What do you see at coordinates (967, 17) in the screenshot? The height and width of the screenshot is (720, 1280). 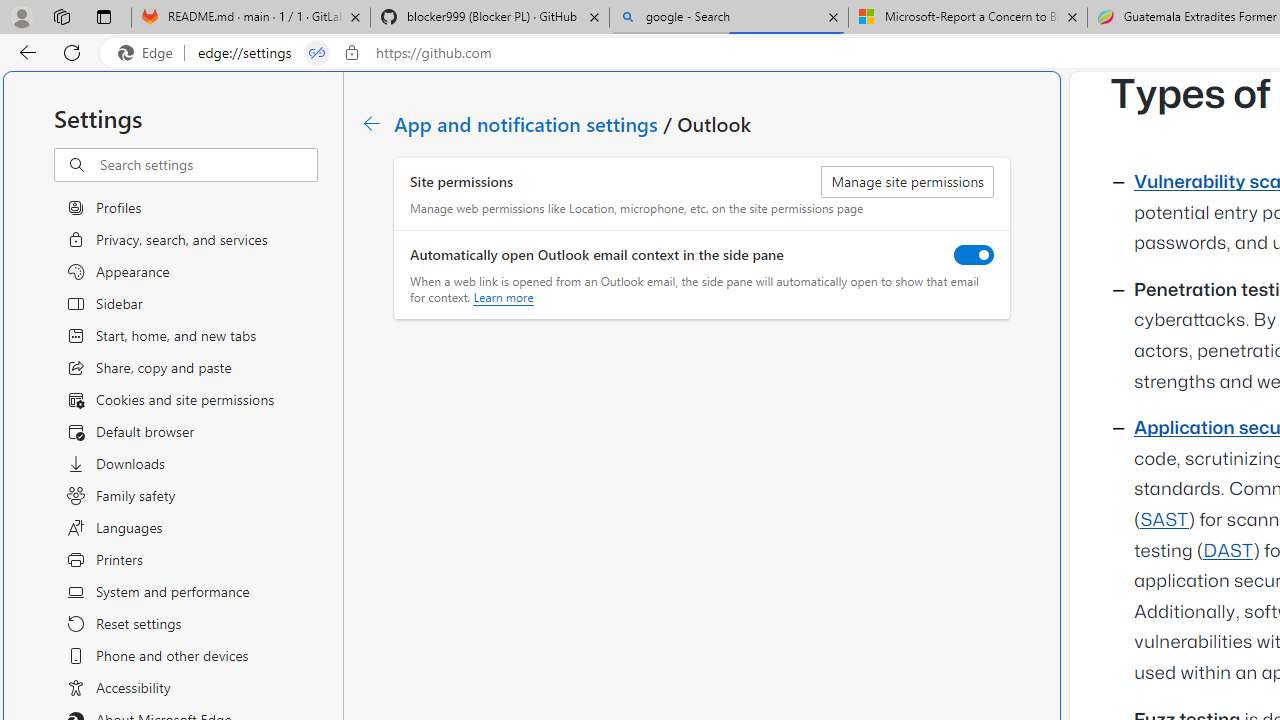 I see `'Microsoft-Report a Concern to Bing'` at bounding box center [967, 17].